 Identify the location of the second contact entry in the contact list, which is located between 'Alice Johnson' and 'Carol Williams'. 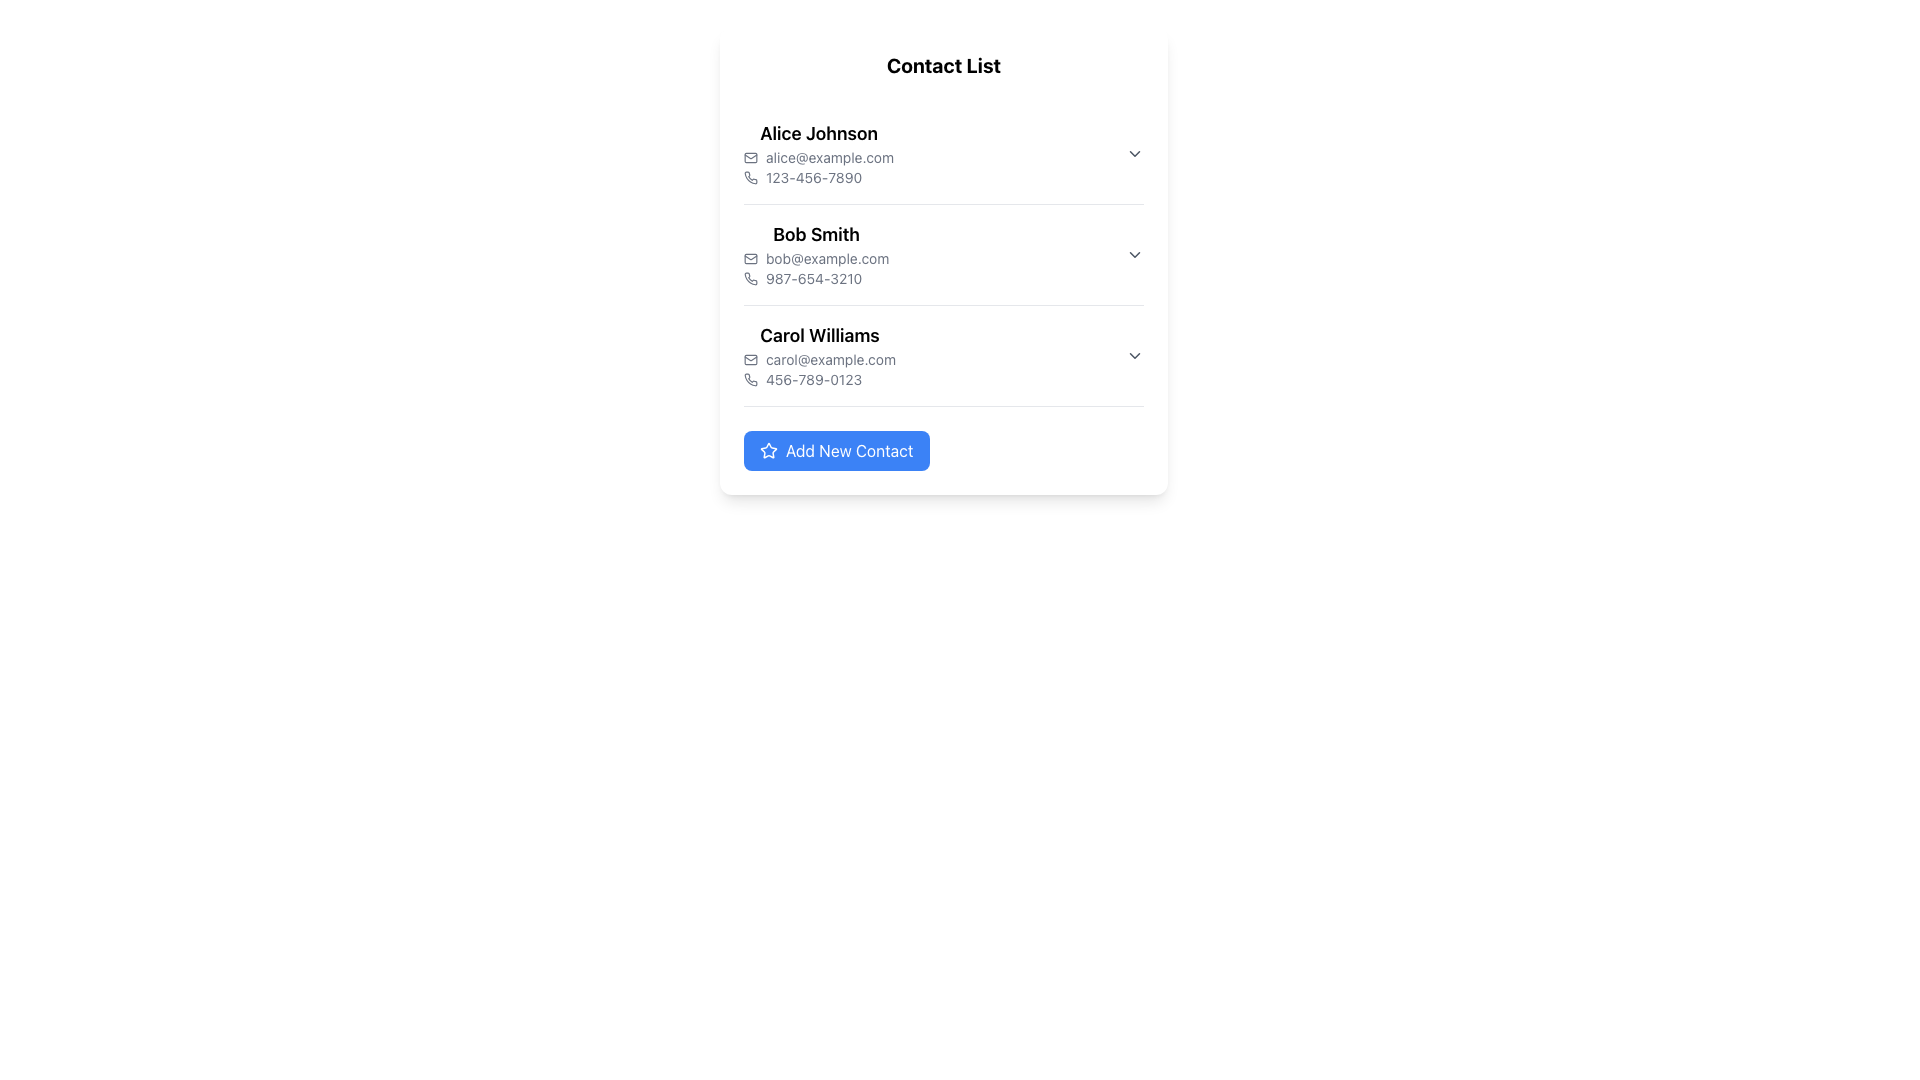
(943, 253).